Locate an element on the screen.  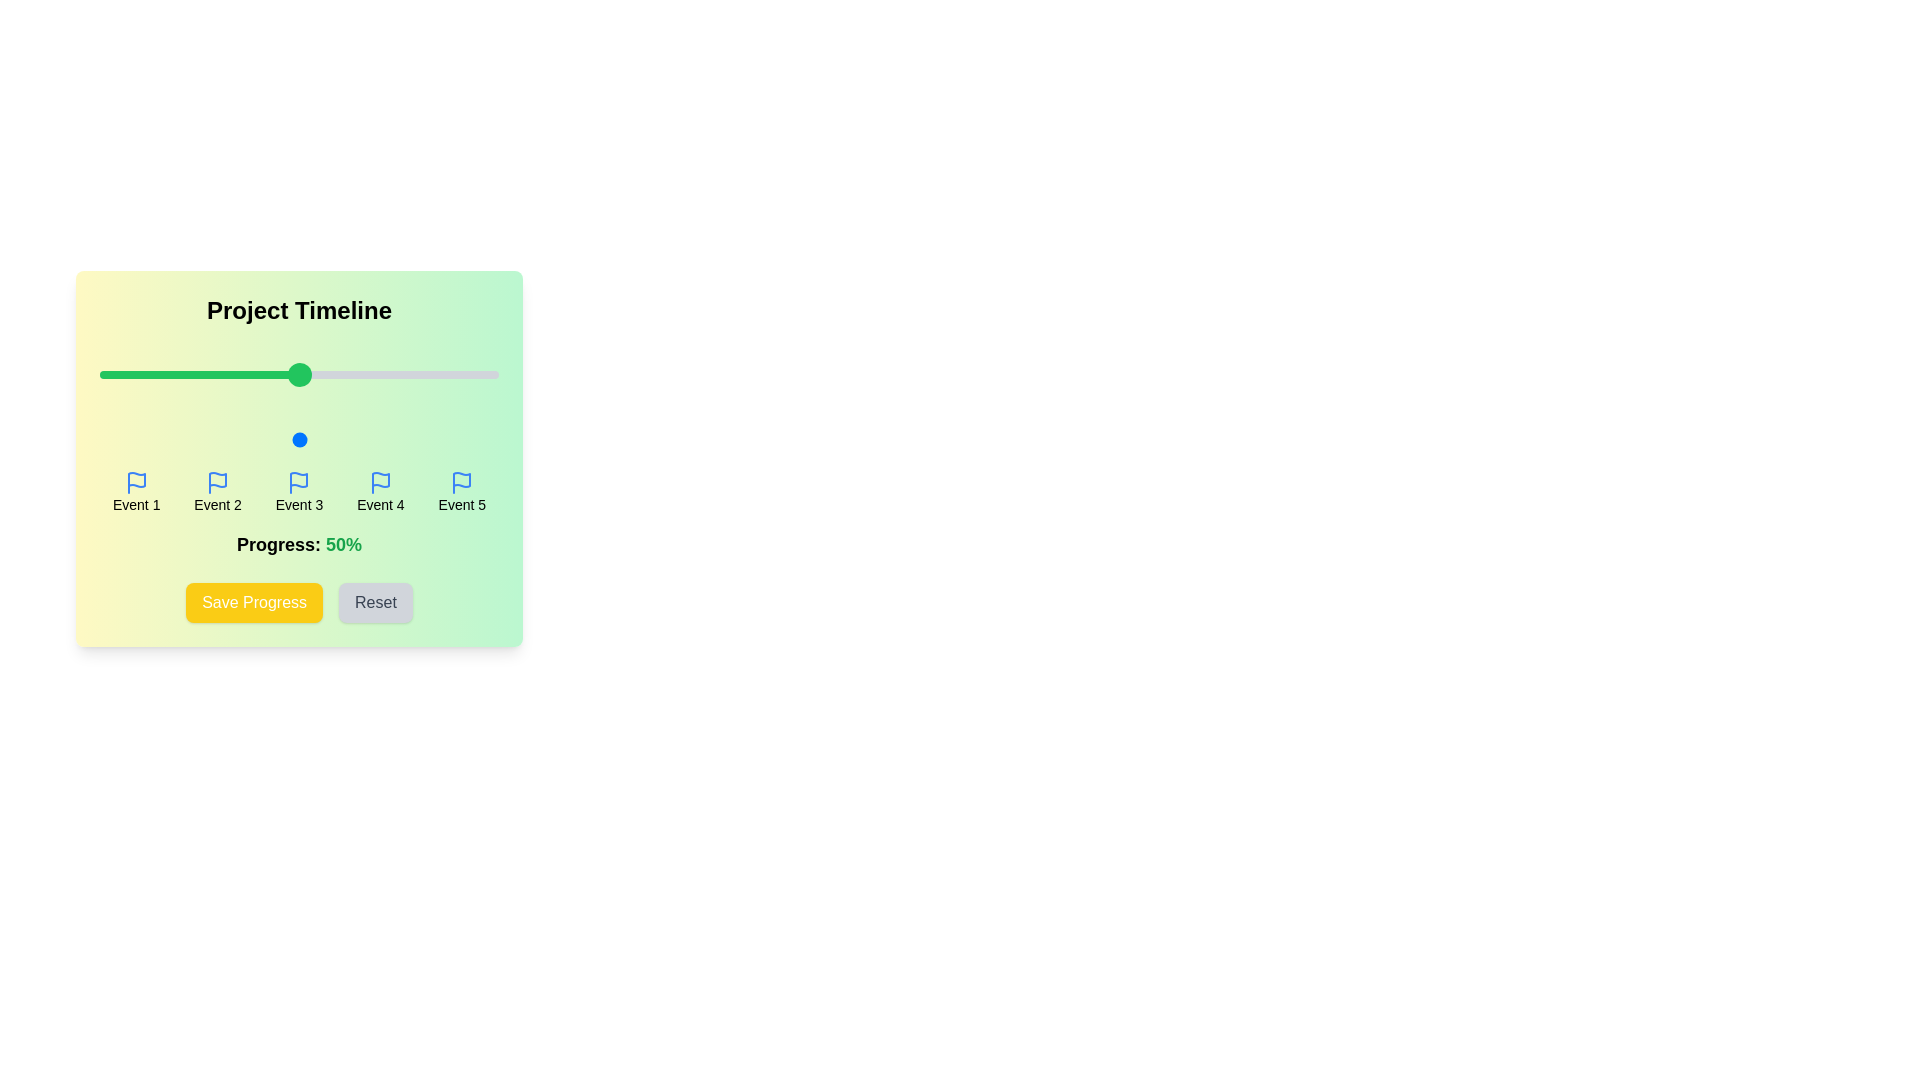
the timeline progress to 38% by adjusting the slider is located at coordinates (250, 438).